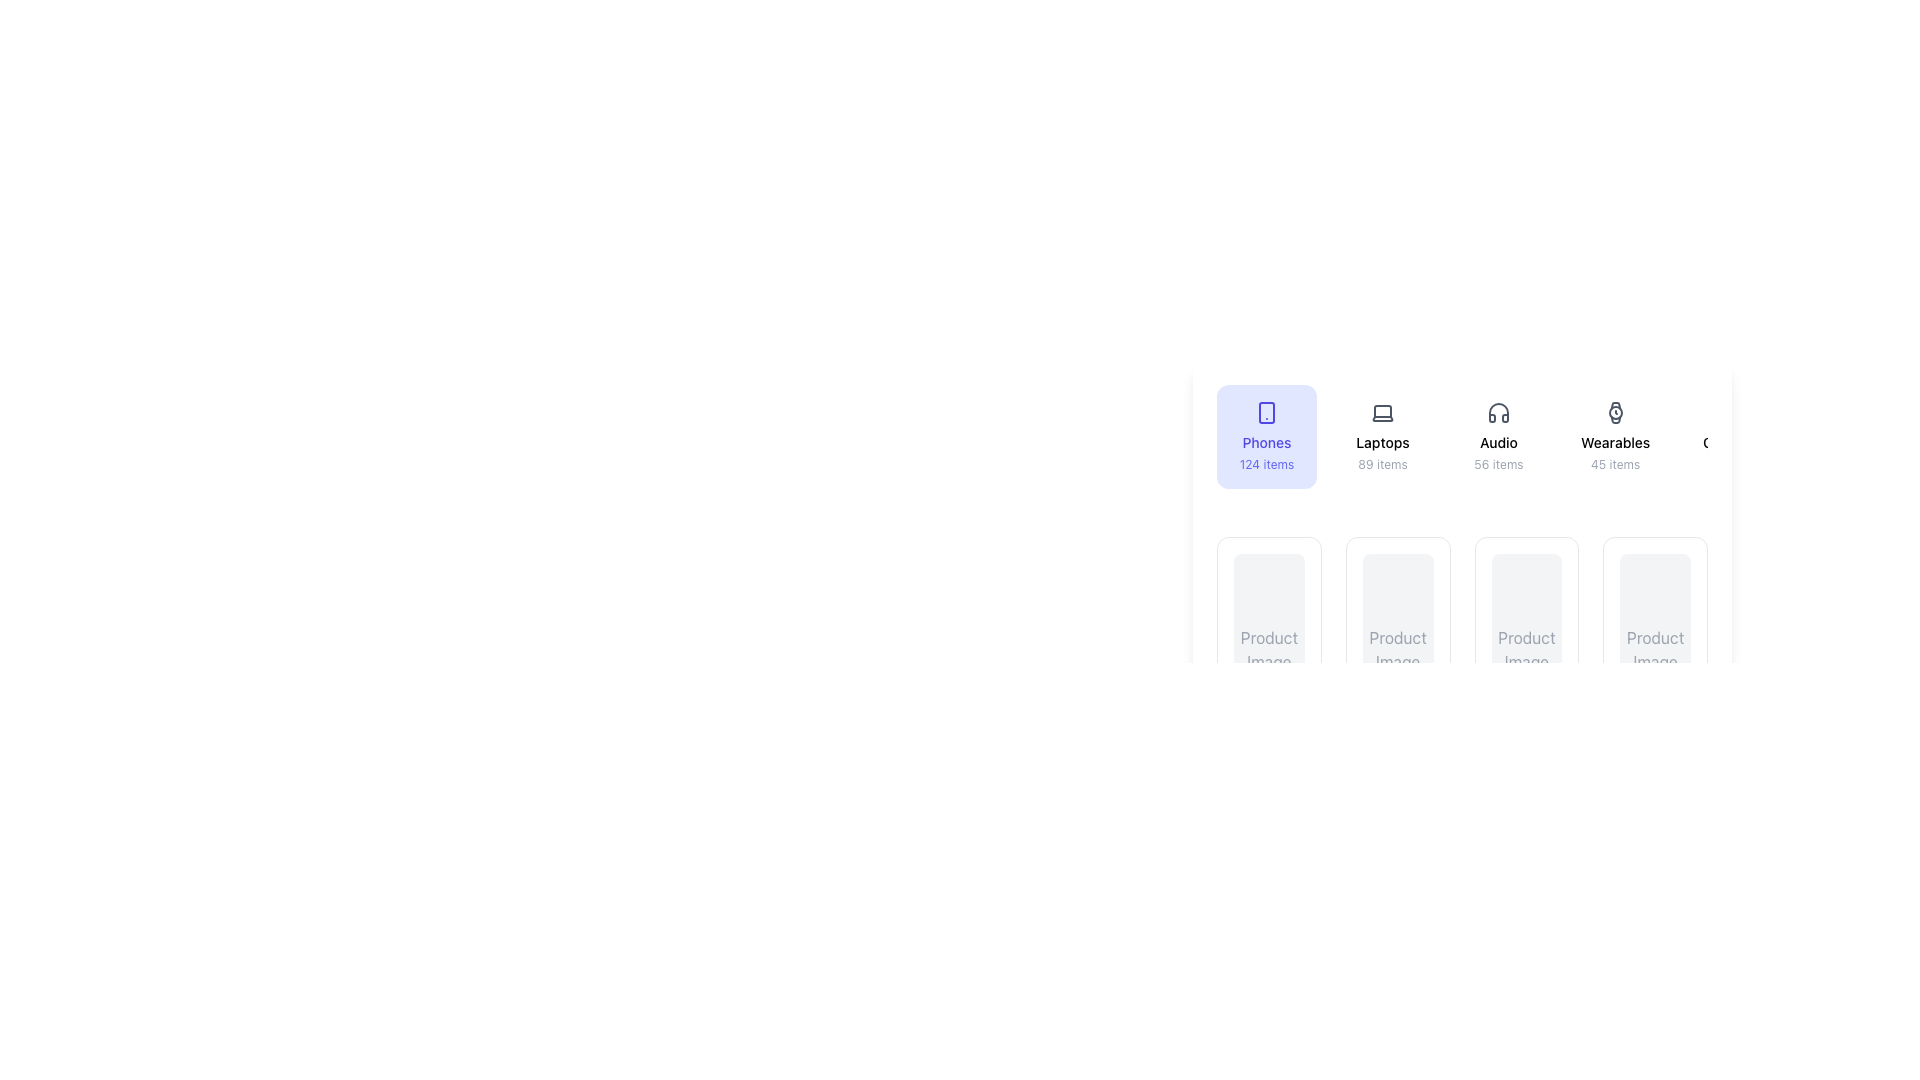  What do you see at coordinates (1381, 411) in the screenshot?
I see `the laptop icon graphic located centrally within the navigation bar, which is the second graphic in the bar, to the right of the phone icon and to the left of the audio devices icon` at bounding box center [1381, 411].